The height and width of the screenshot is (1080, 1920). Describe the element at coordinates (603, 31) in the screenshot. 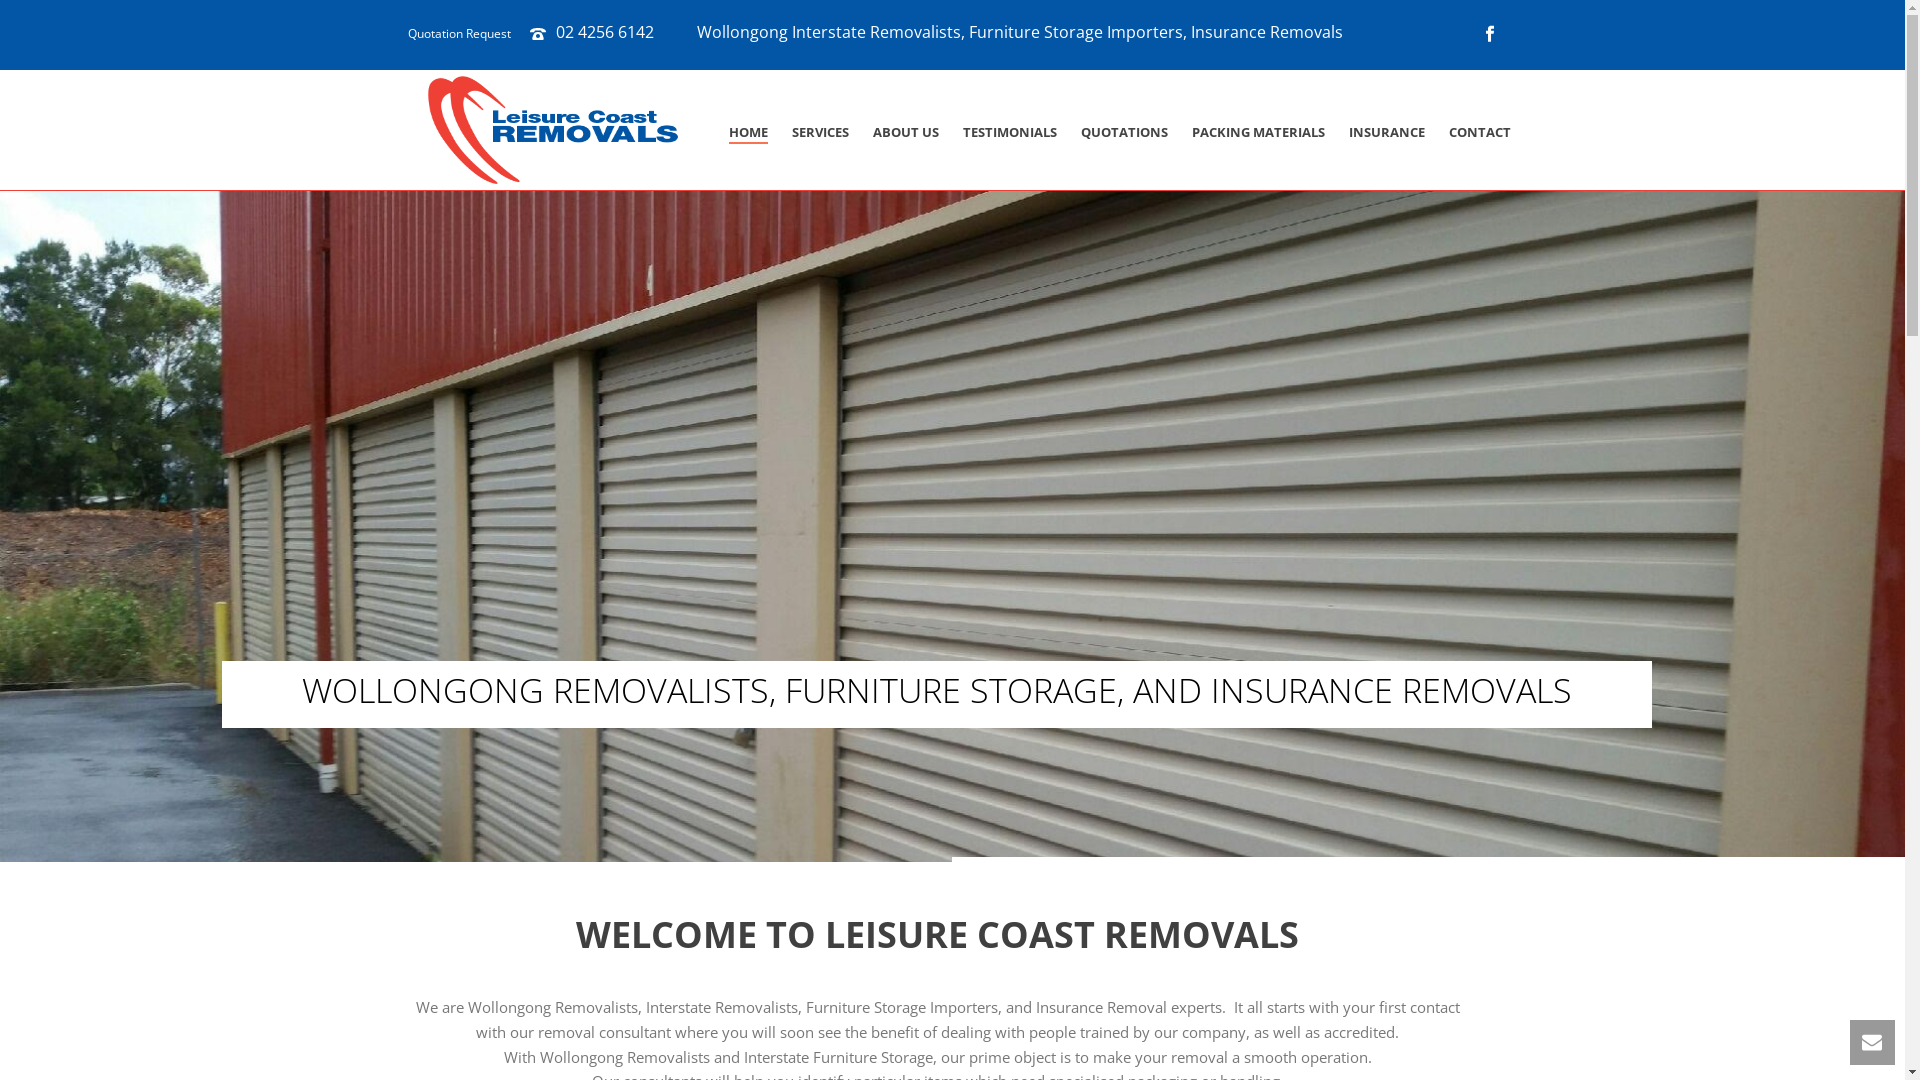

I see `'02 4256 6142'` at that location.